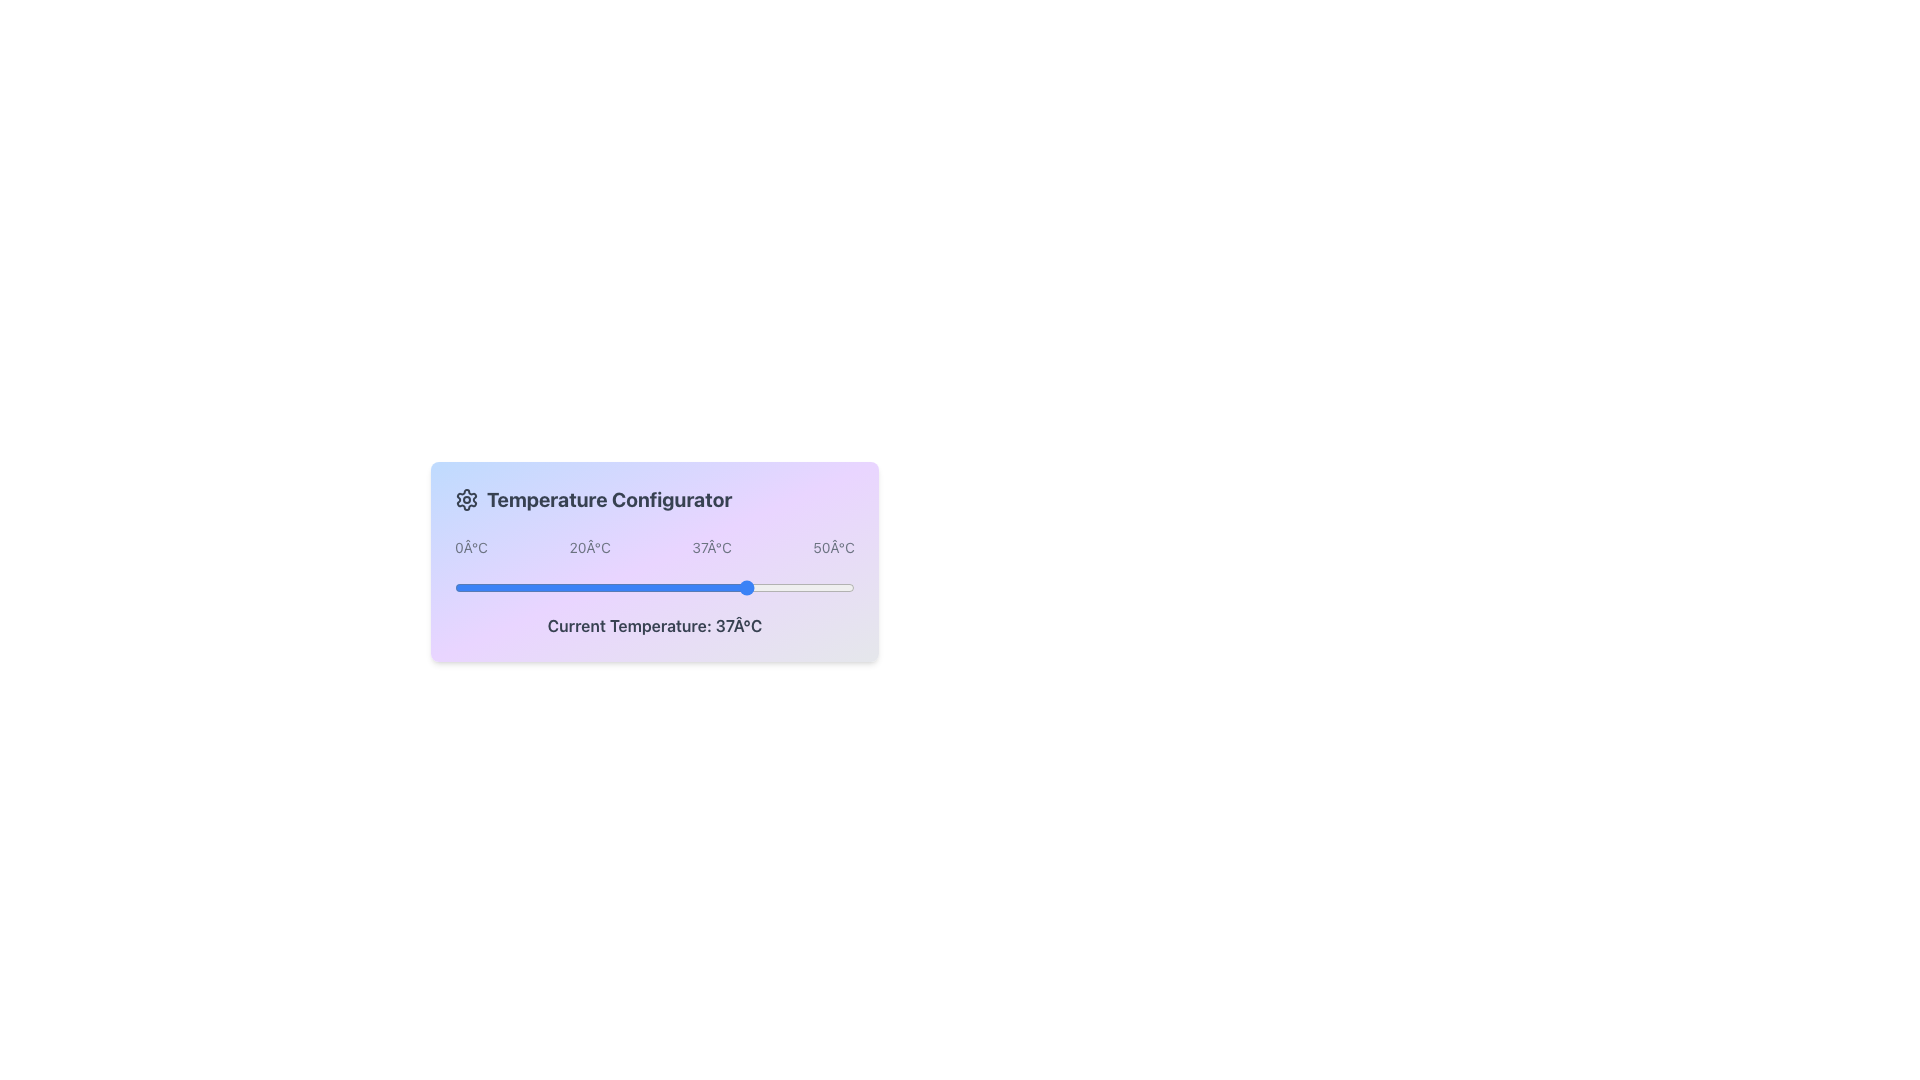 Image resolution: width=1920 pixels, height=1080 pixels. What do you see at coordinates (589, 547) in the screenshot?
I see `the static text label displaying '20°C', which is the second item in a group of temperature markers` at bounding box center [589, 547].